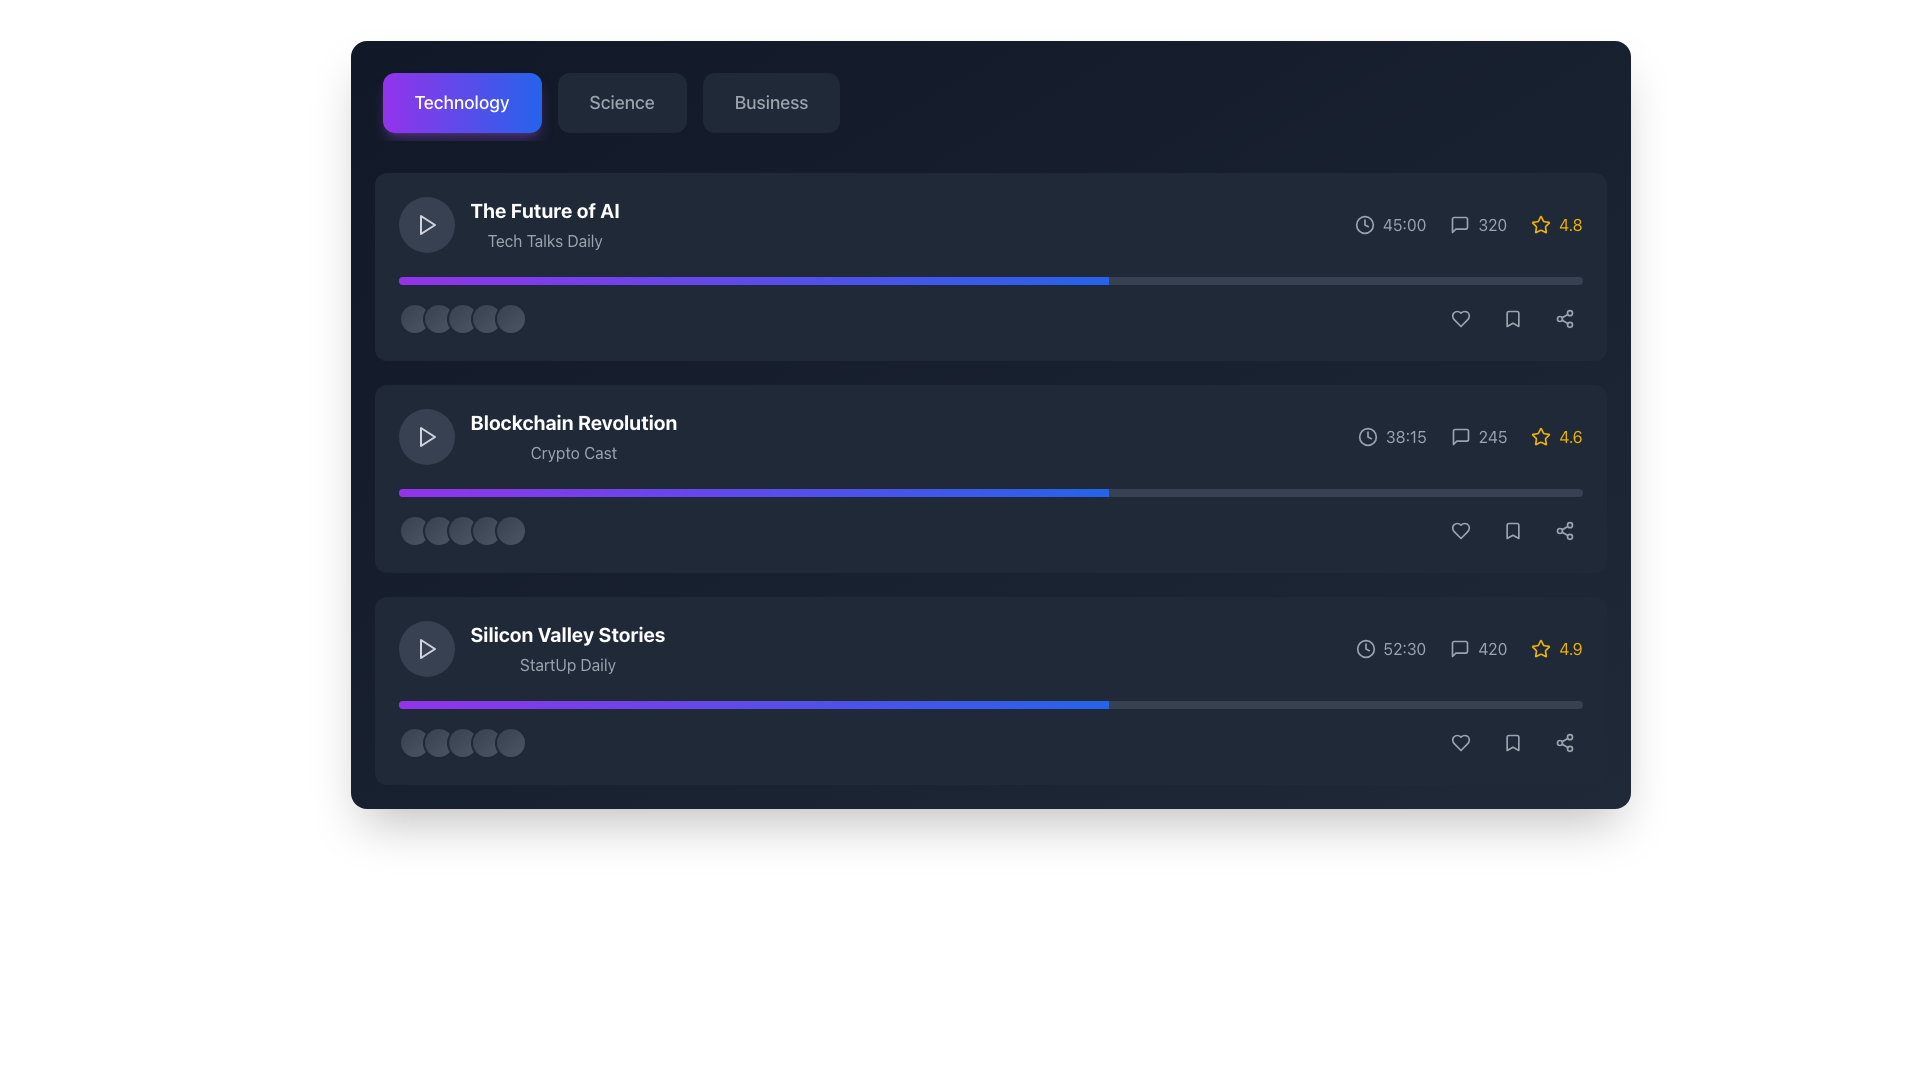  Describe the element at coordinates (1478, 435) in the screenshot. I see `the comment/message count icon-label pair located to the right of the timing display '38:15' and before the yellow star icon with the text '4.6'` at that location.